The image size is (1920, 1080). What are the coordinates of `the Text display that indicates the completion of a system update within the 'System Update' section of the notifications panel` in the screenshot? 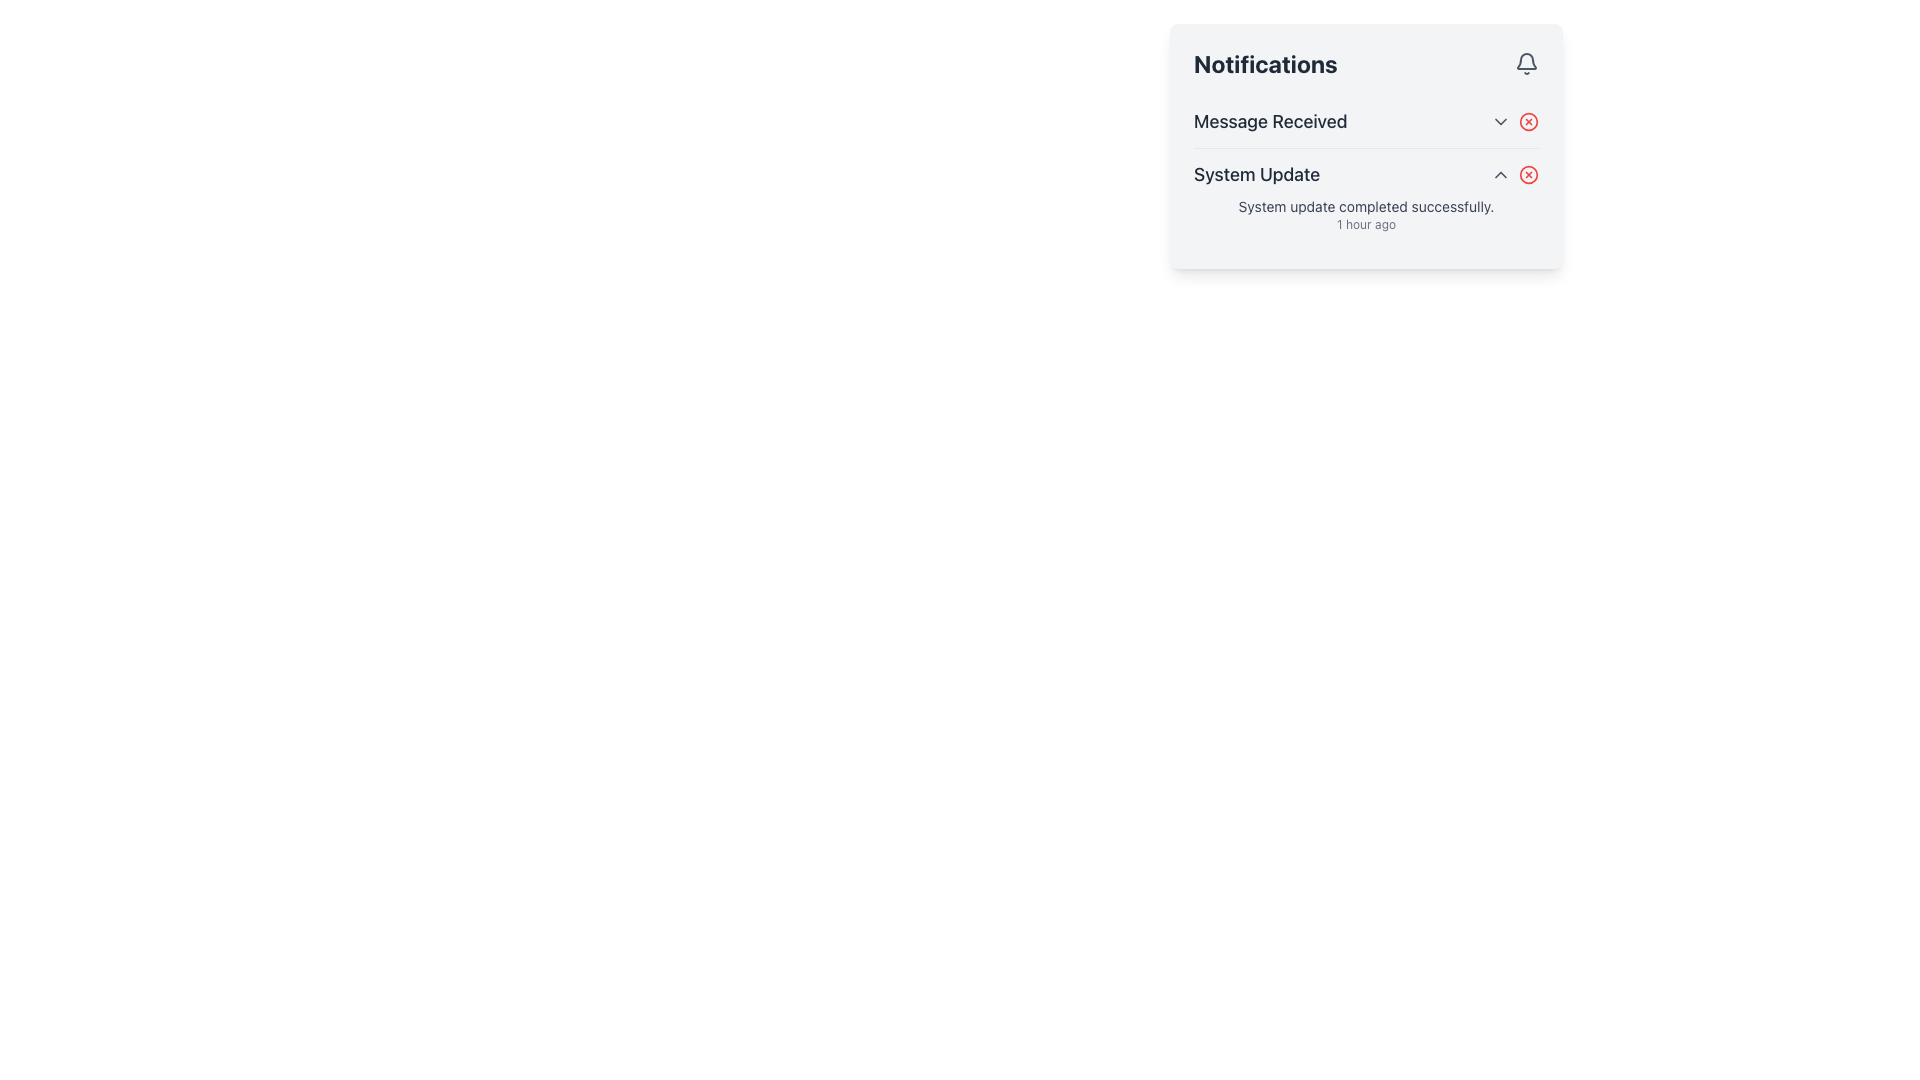 It's located at (1365, 215).